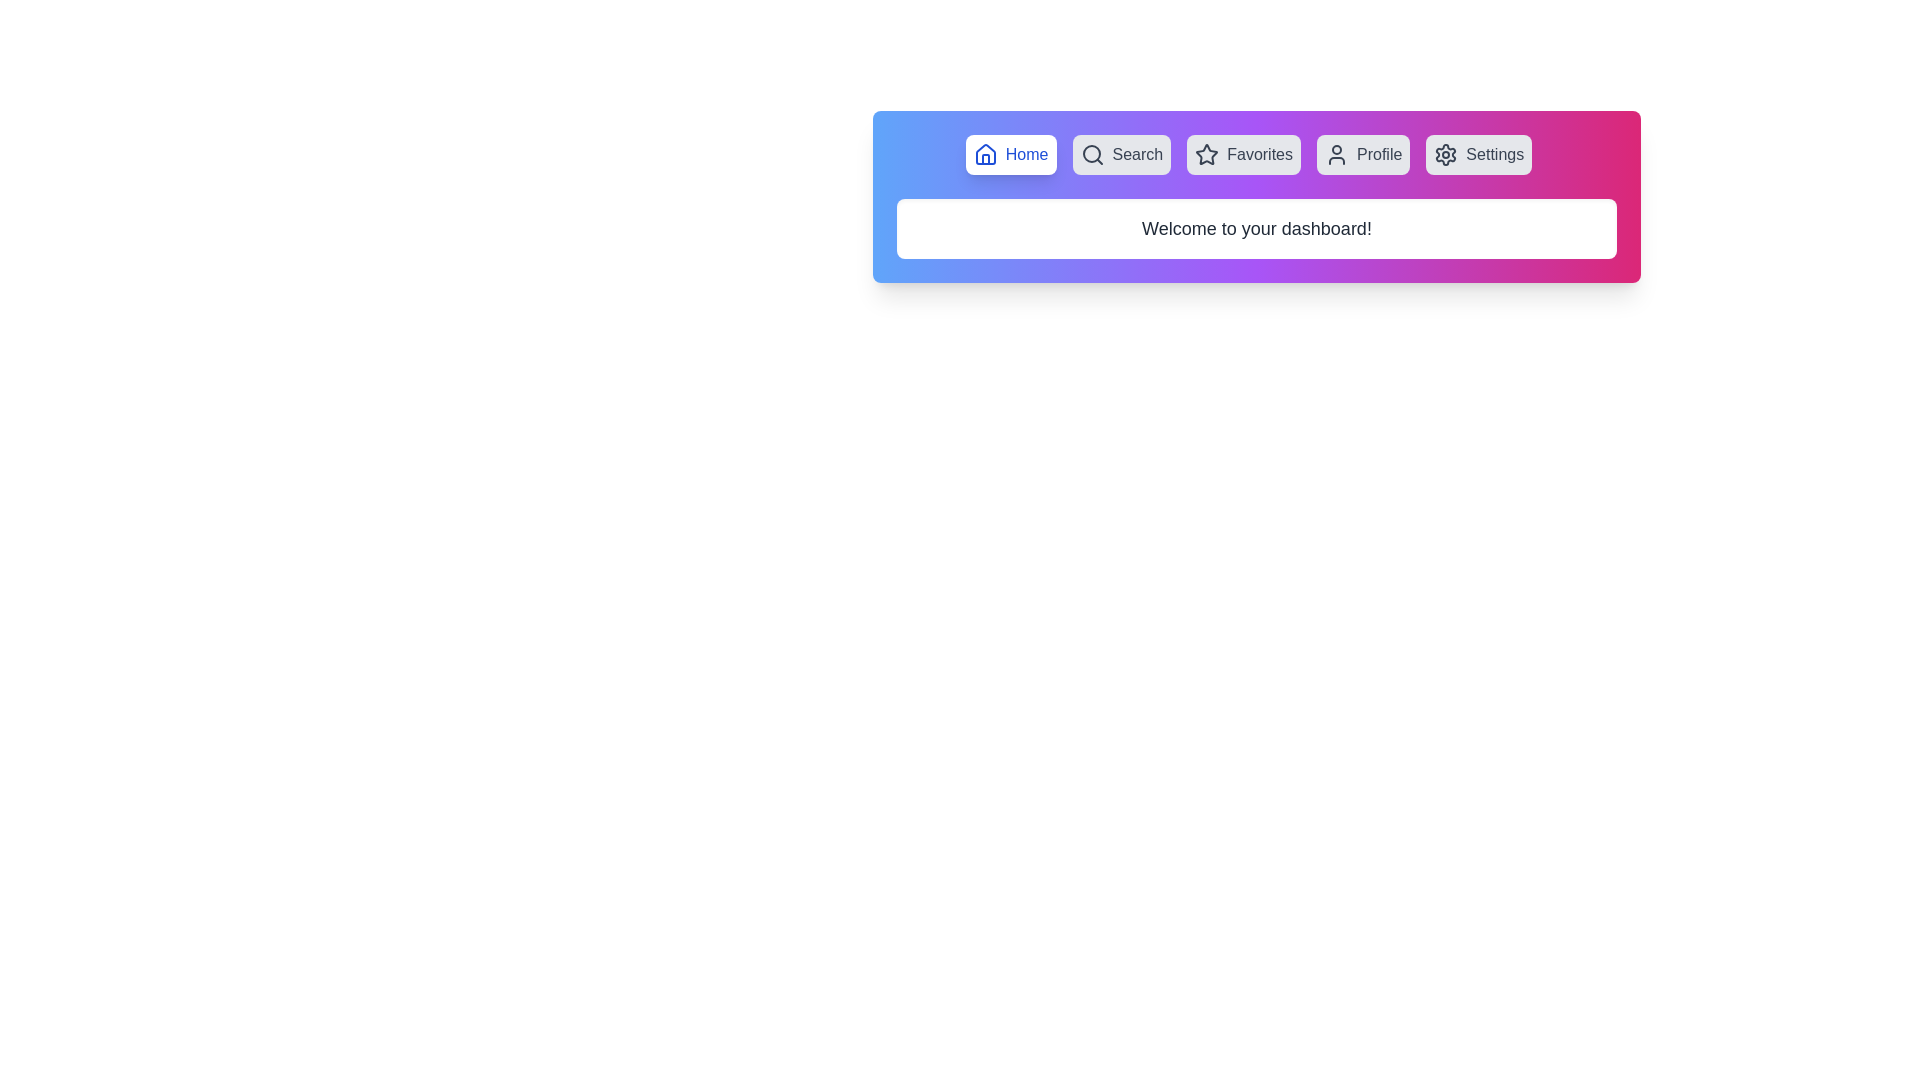 The width and height of the screenshot is (1920, 1080). Describe the element at coordinates (1243, 153) in the screenshot. I see `the 'Favorites' button, which is a rectangular light gray button with rounded corners and a star icon, located in the navigation bar between 'Search' and 'Profile'` at that location.